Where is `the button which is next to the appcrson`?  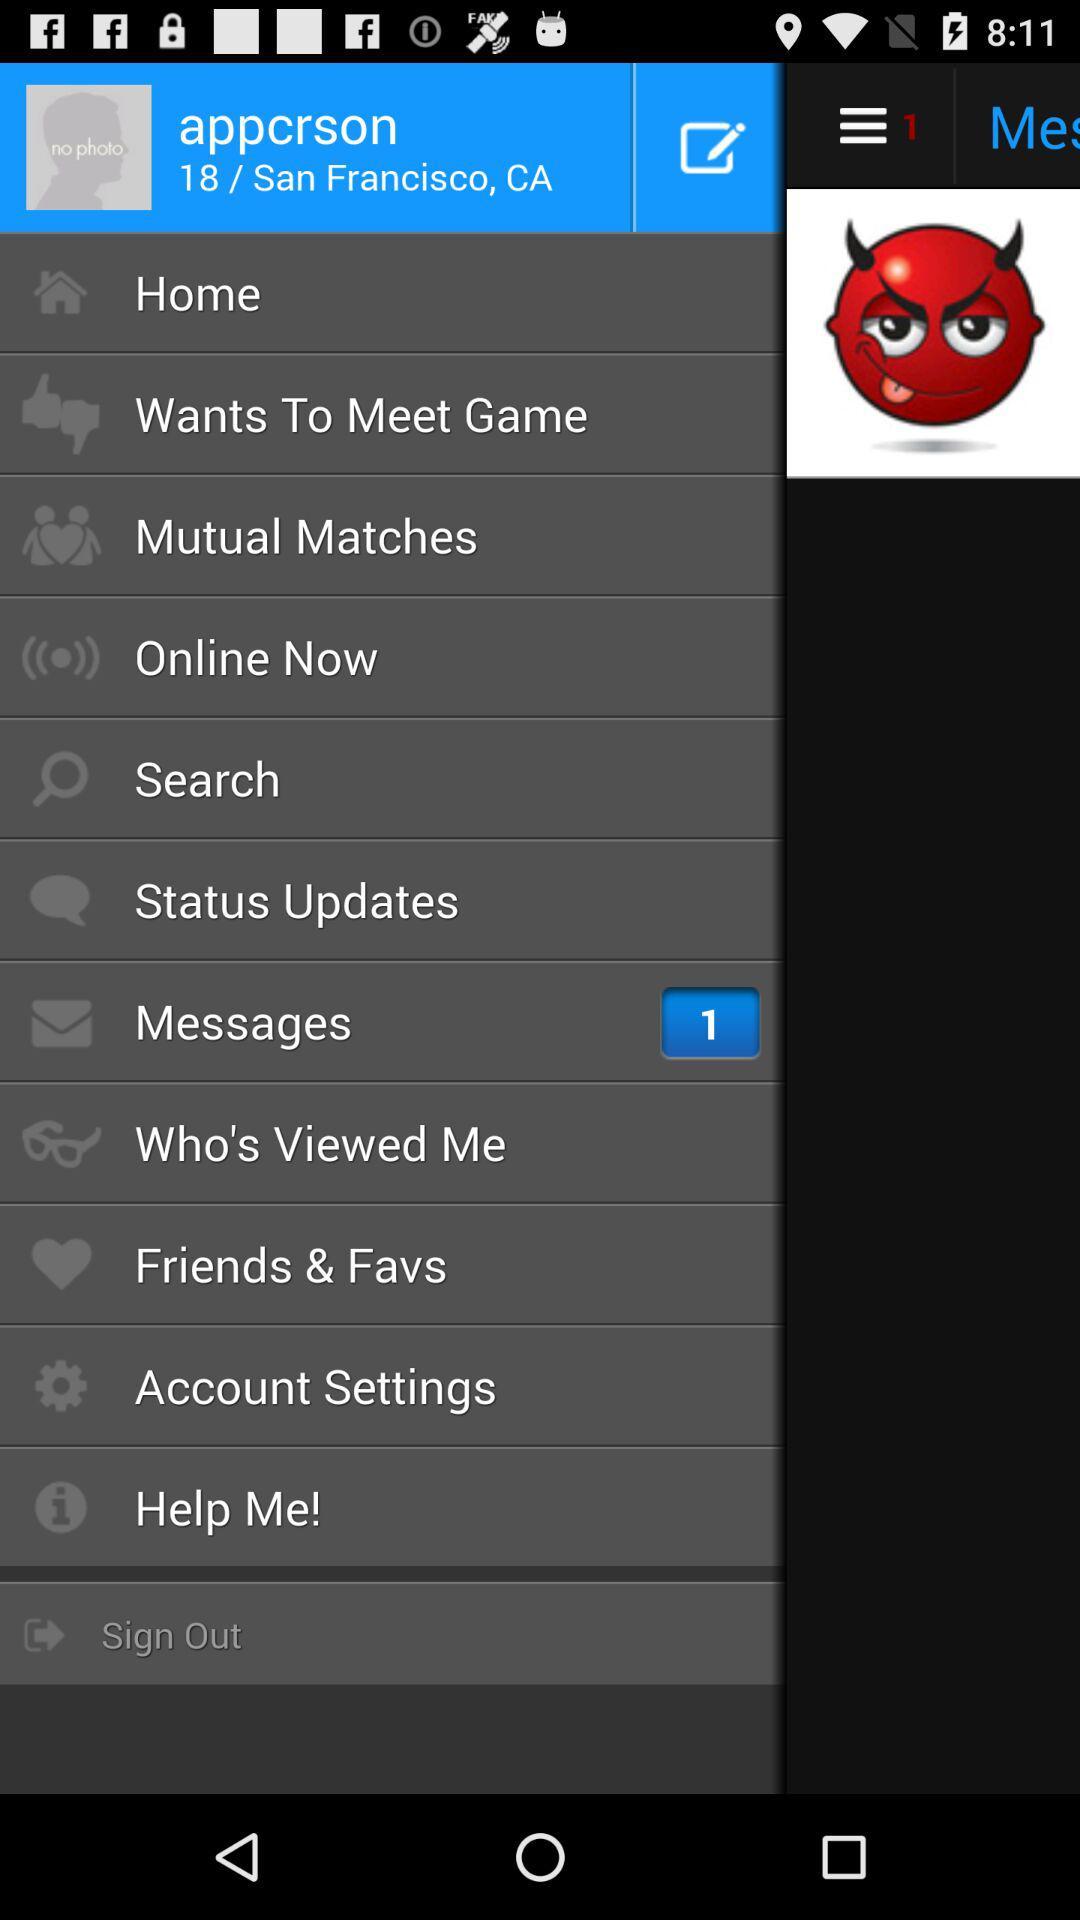 the button which is next to the appcrson is located at coordinates (711, 146).